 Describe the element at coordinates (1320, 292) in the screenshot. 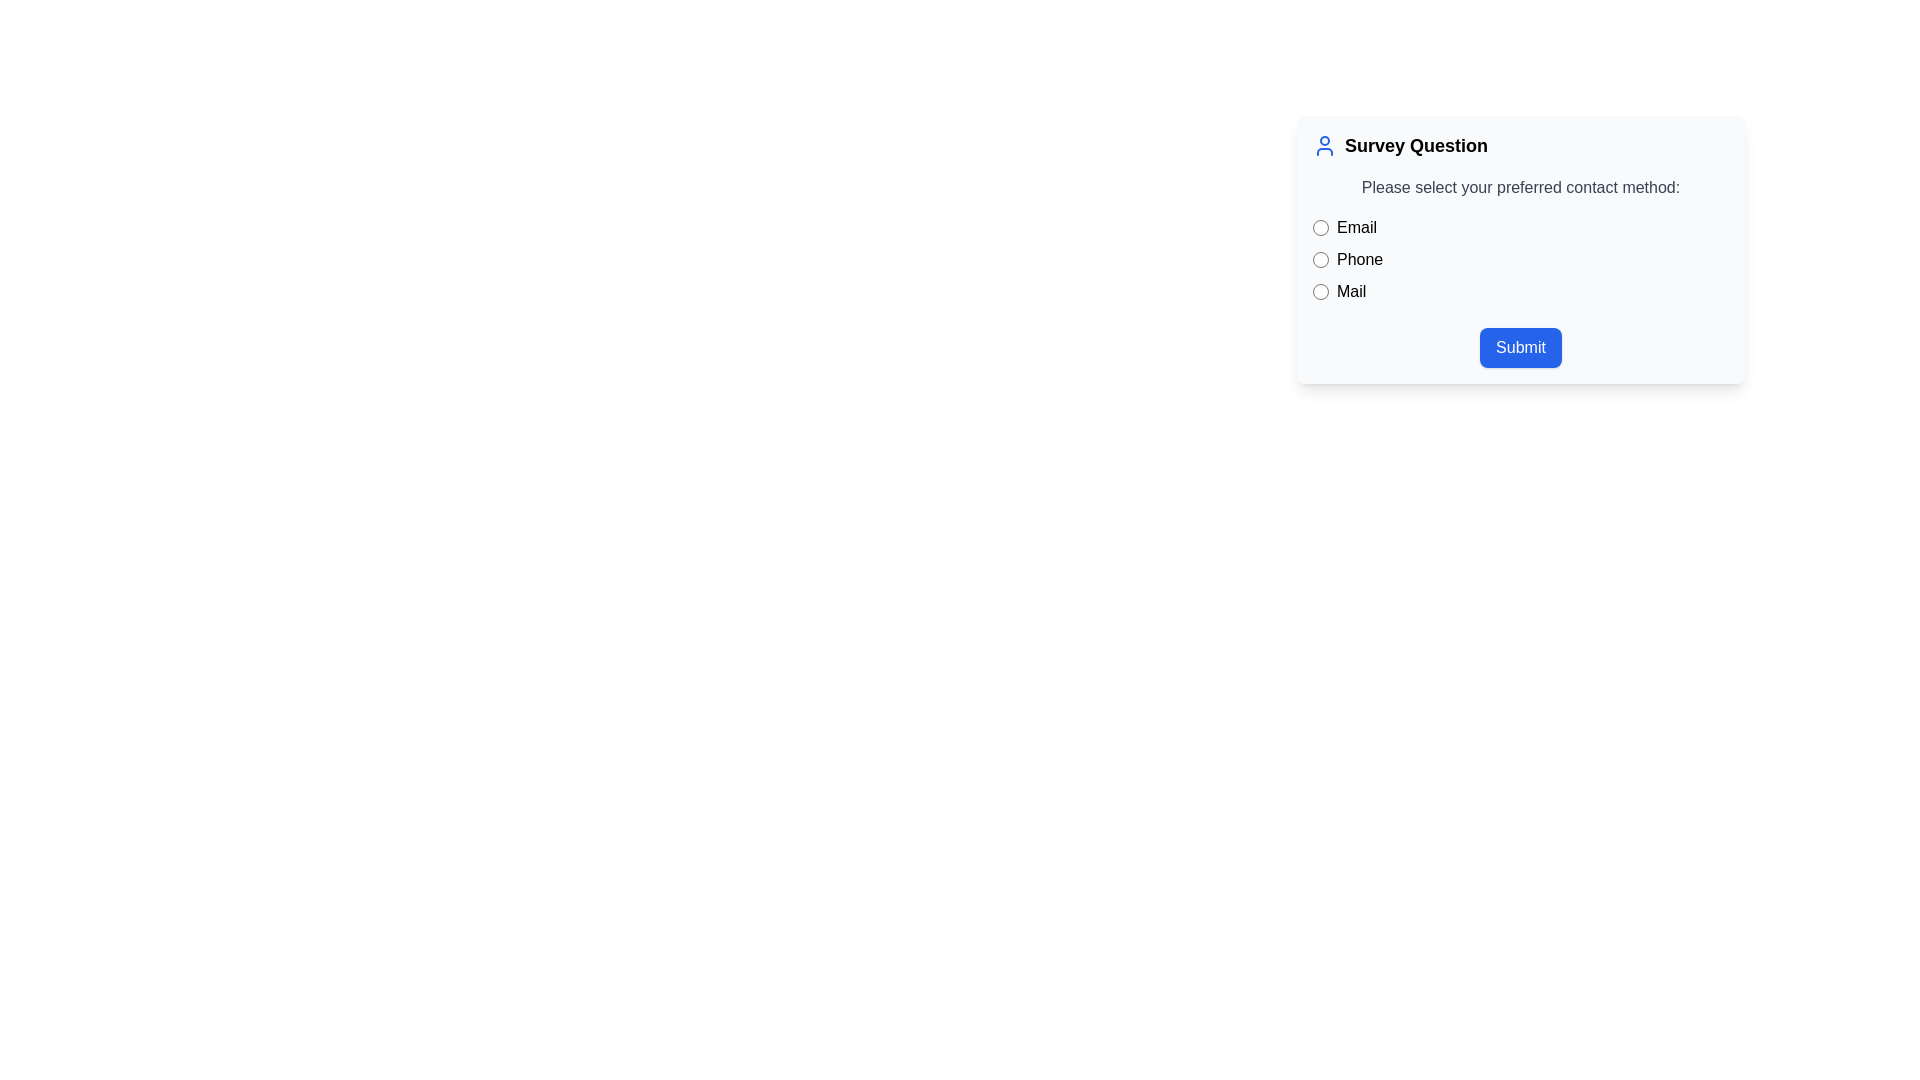

I see `the 'Mail' radio button` at that location.